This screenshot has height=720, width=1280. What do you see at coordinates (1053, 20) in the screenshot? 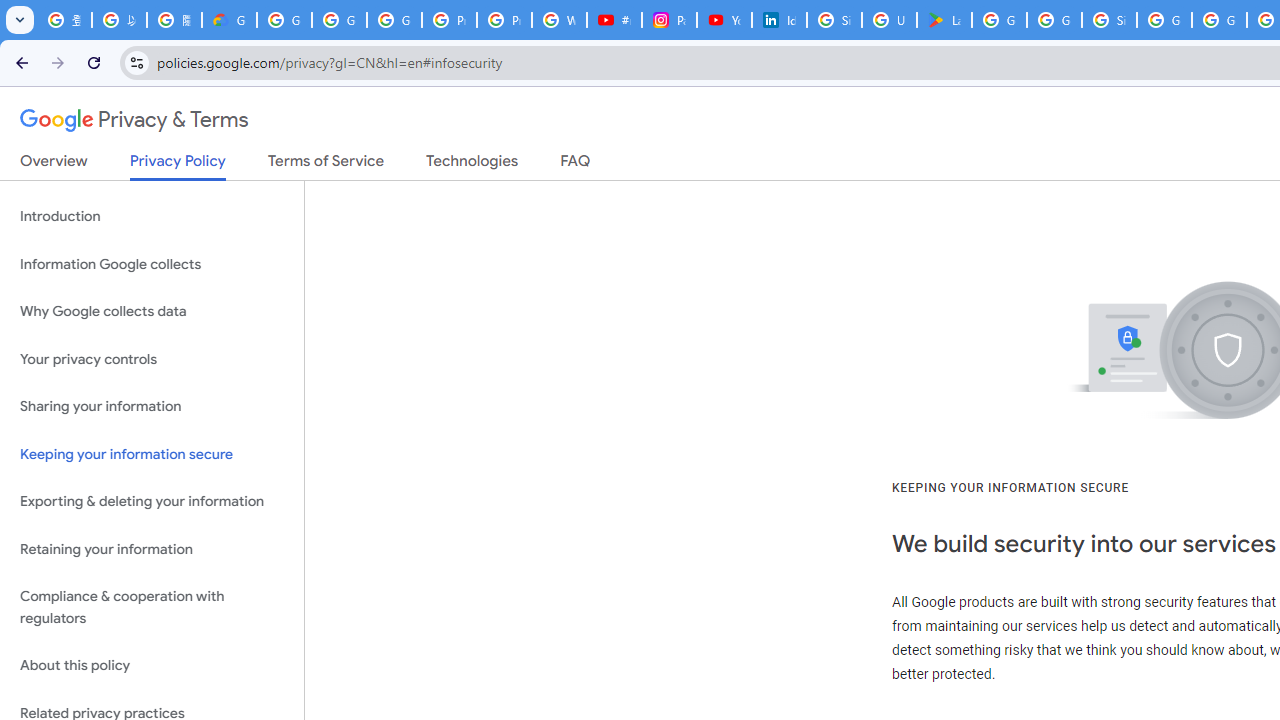
I see `'Google Workspace - Specific Terms'` at bounding box center [1053, 20].